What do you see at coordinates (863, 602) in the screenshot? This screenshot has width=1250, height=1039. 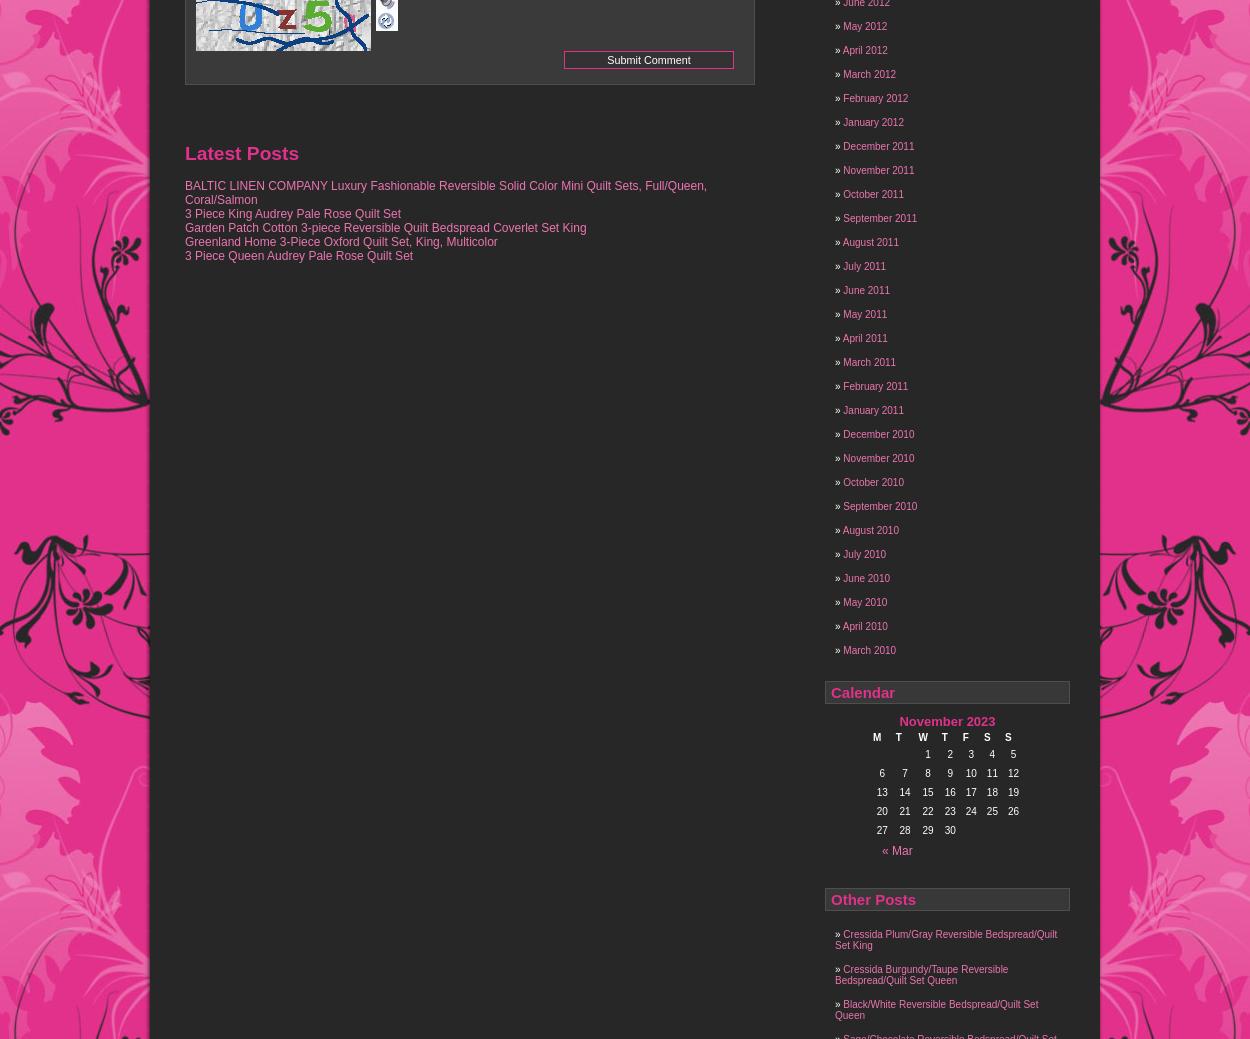 I see `'May 2010'` at bounding box center [863, 602].